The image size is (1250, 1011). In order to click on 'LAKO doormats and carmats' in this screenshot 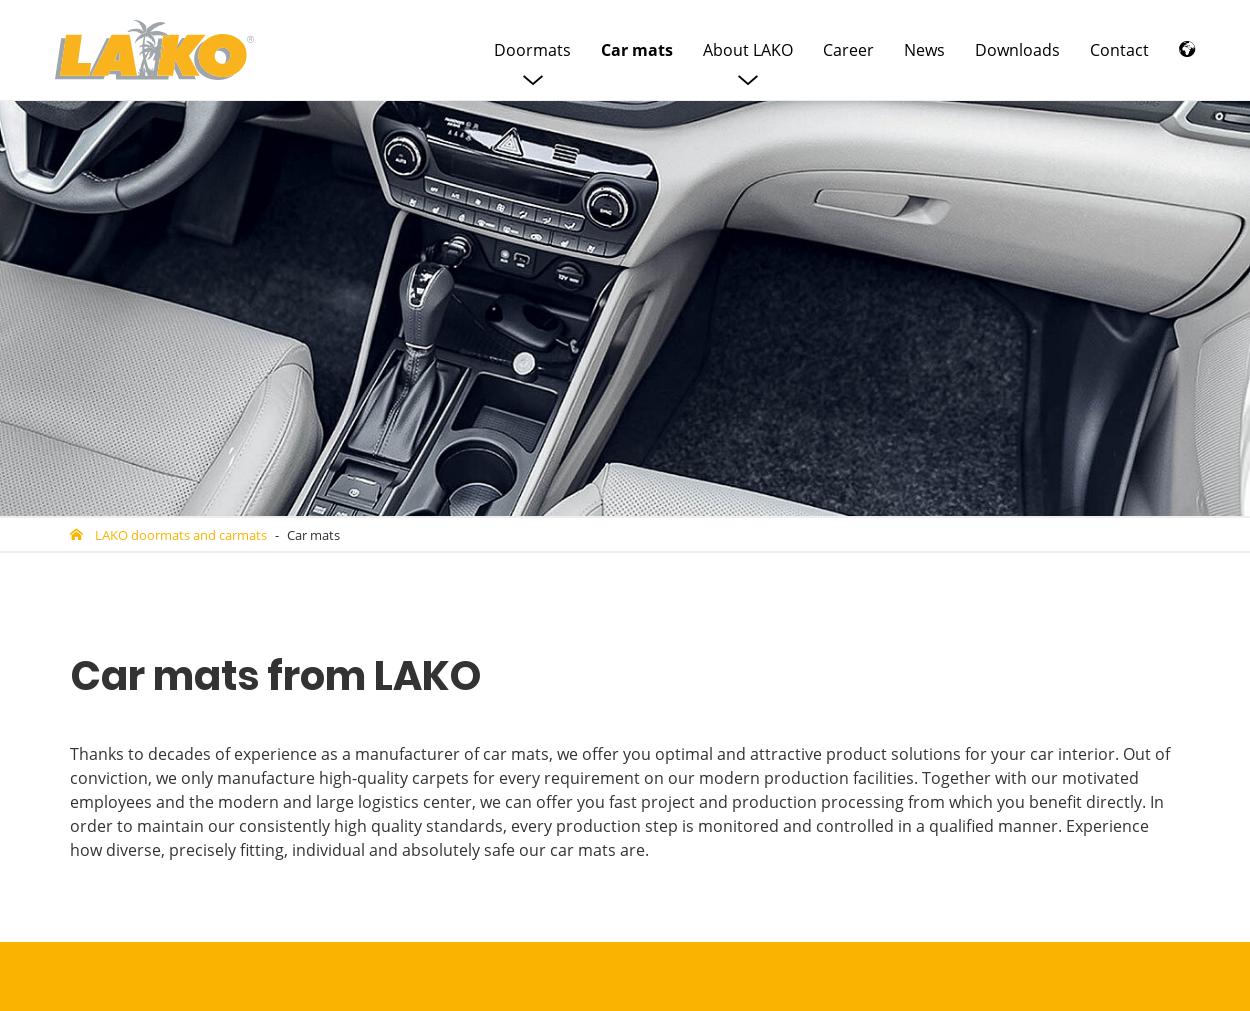, I will do `click(181, 535)`.